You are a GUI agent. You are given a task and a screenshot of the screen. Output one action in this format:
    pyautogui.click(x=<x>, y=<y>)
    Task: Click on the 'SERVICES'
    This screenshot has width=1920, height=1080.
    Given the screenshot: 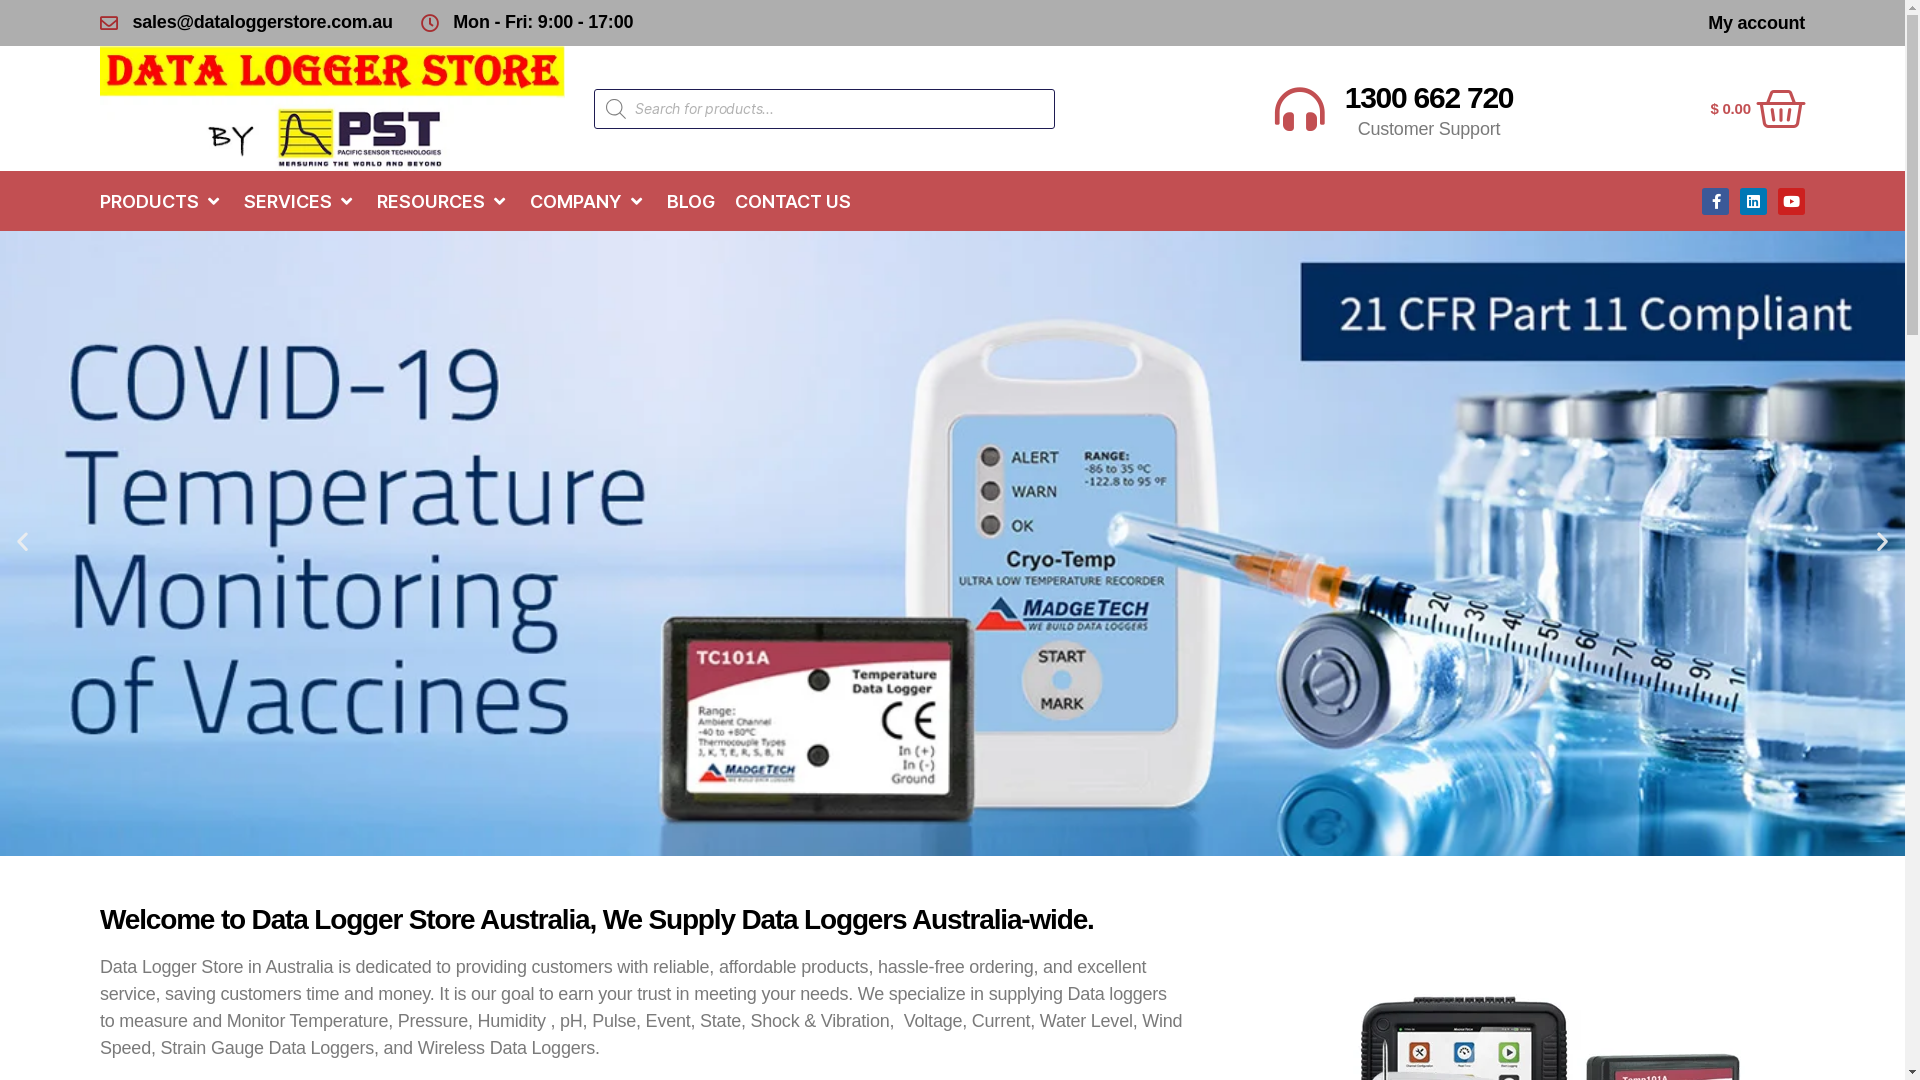 What is the action you would take?
    pyautogui.click(x=289, y=201)
    